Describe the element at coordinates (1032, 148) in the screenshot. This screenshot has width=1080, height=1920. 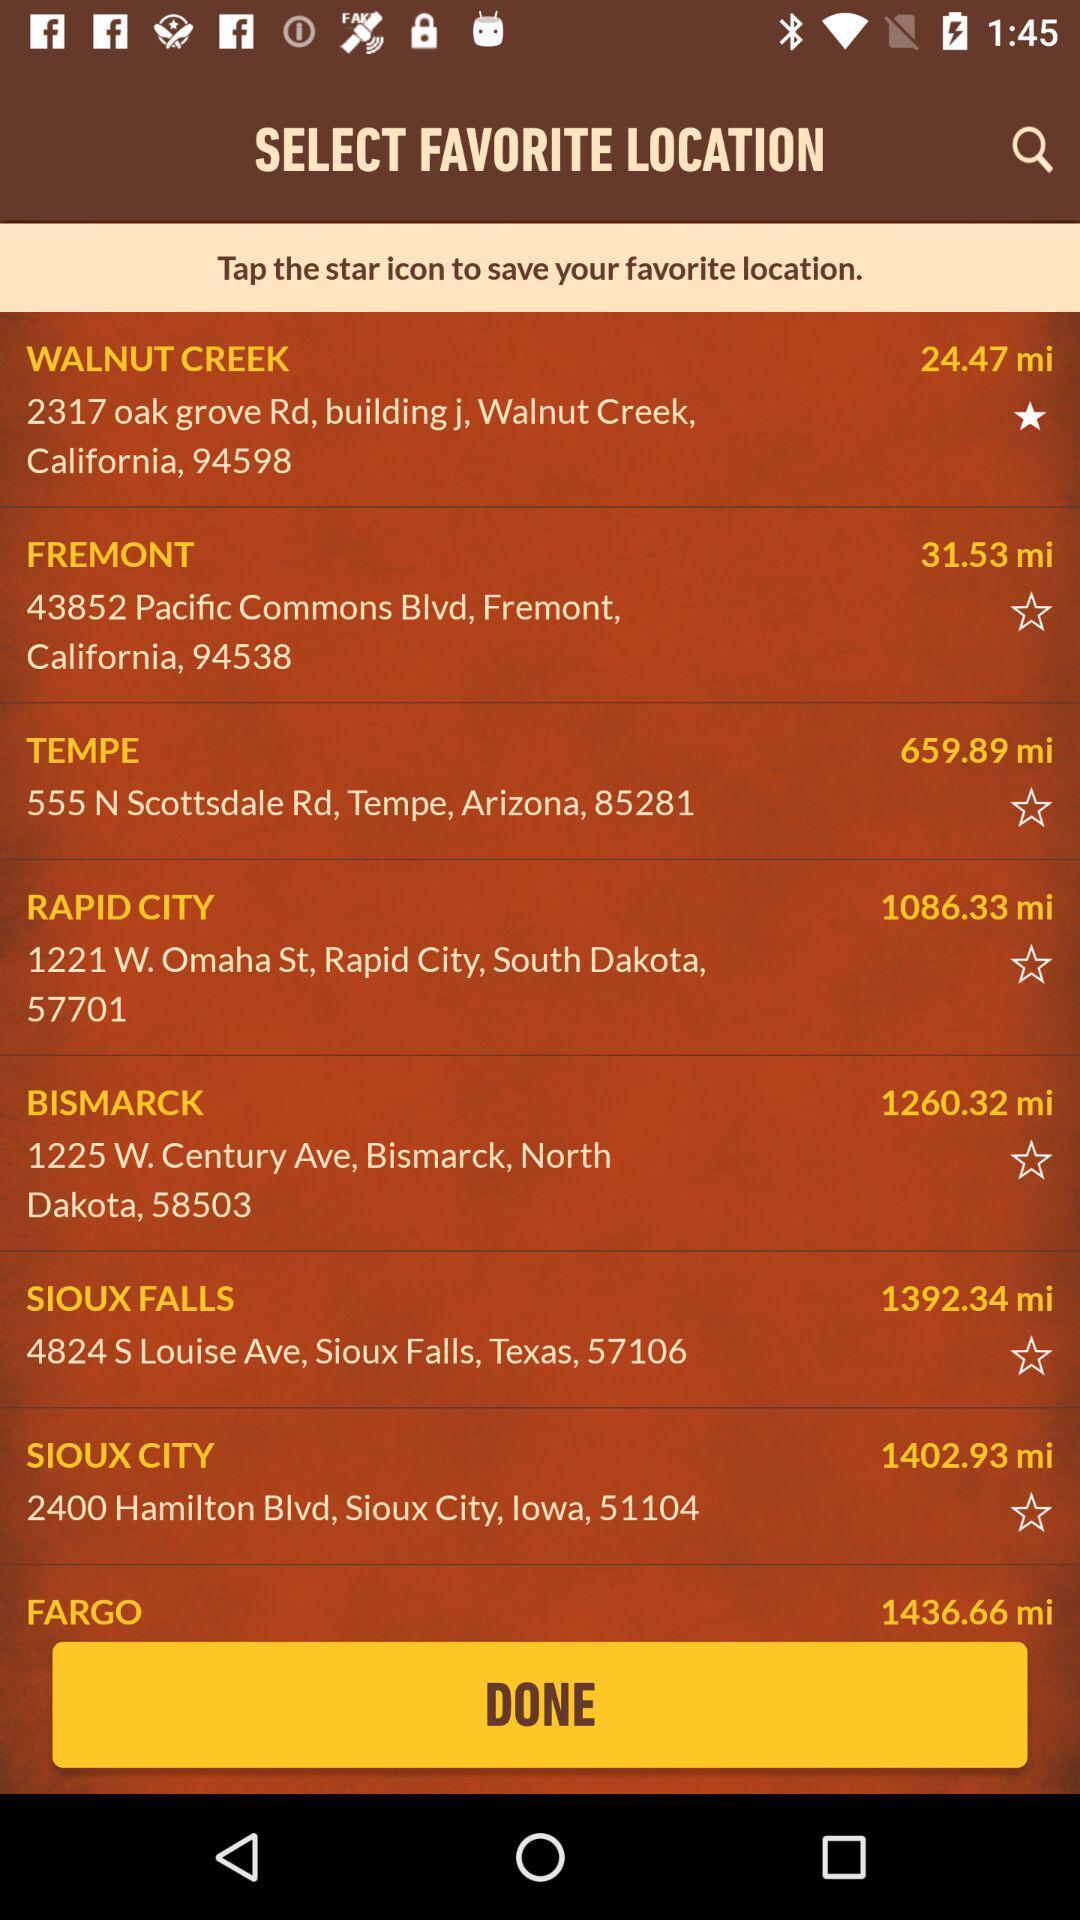
I see `icon above tap the star icon` at that location.